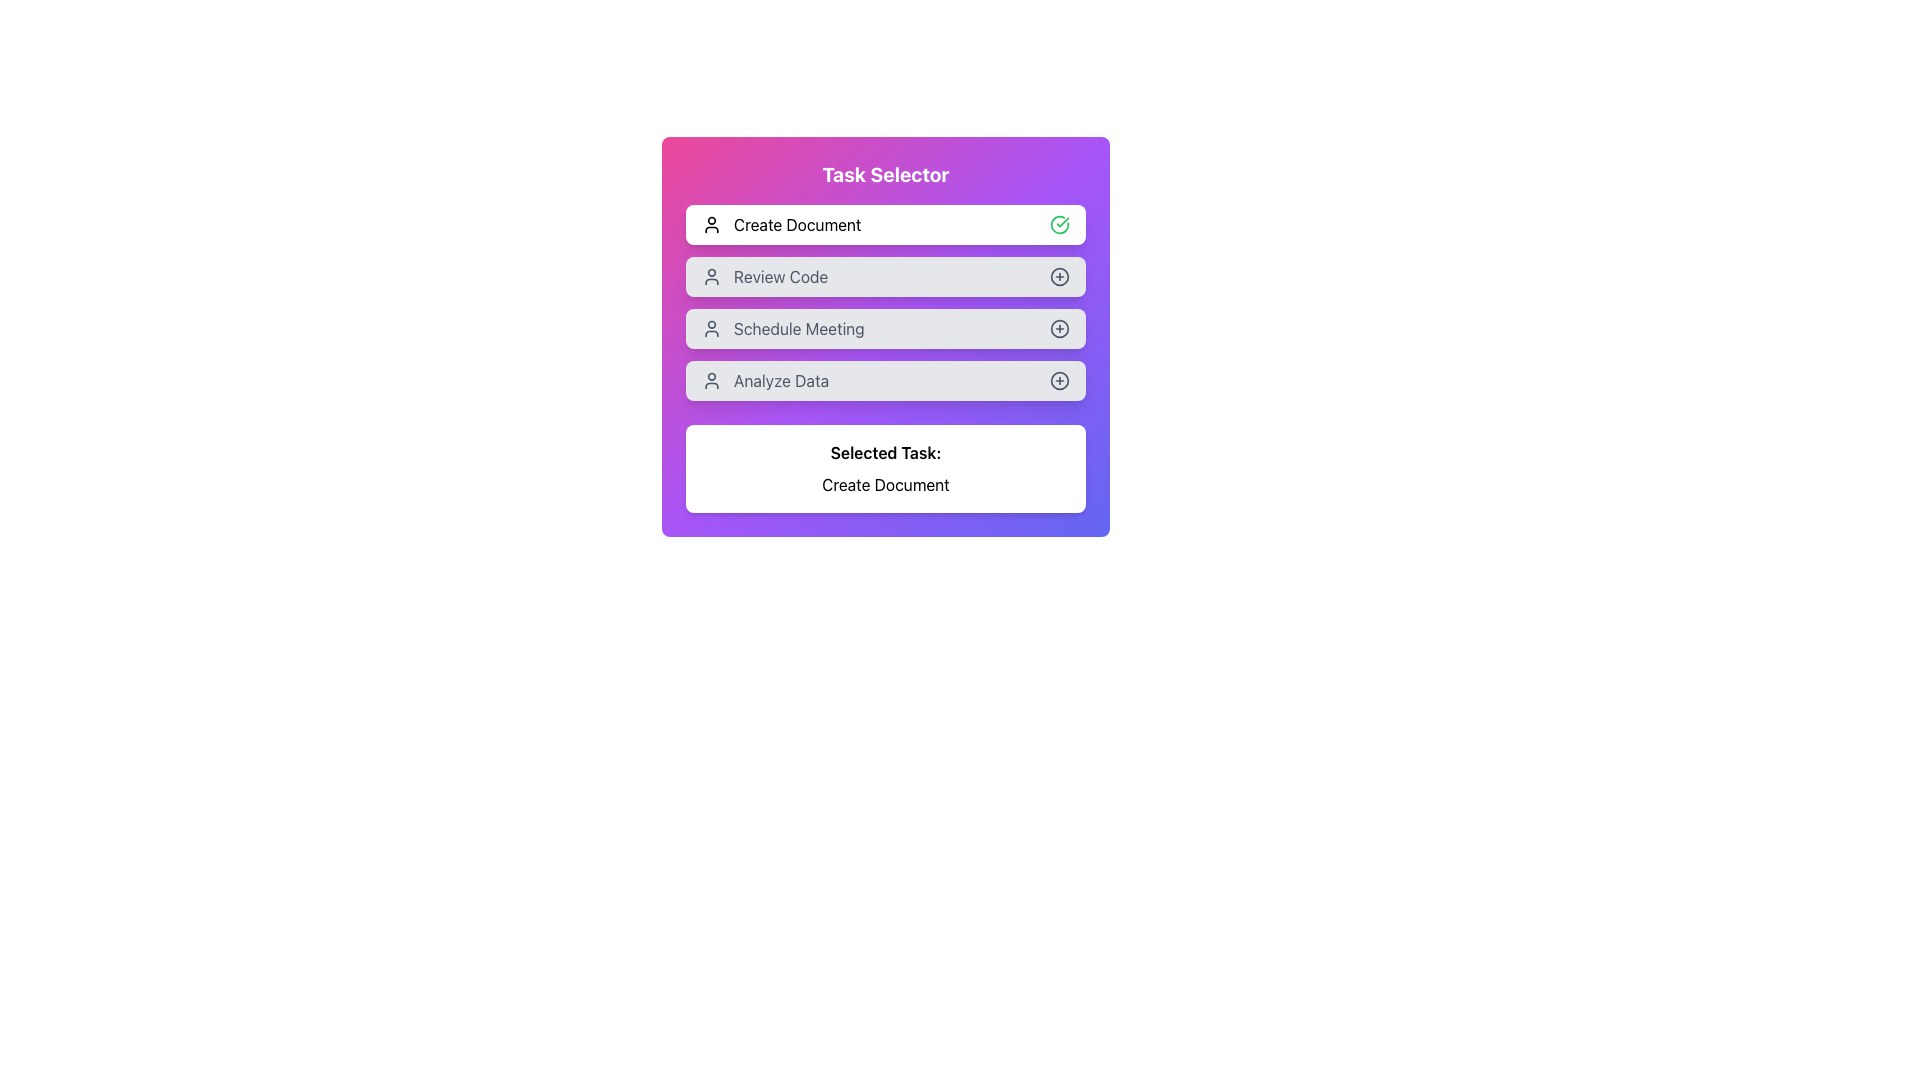 The height and width of the screenshot is (1080, 1920). What do you see at coordinates (711, 381) in the screenshot?
I see `the user silhouette icon located to the left of the 'Analyze Data' text, which is the leftmost icon in the row for the fourth item in a vertical list` at bounding box center [711, 381].